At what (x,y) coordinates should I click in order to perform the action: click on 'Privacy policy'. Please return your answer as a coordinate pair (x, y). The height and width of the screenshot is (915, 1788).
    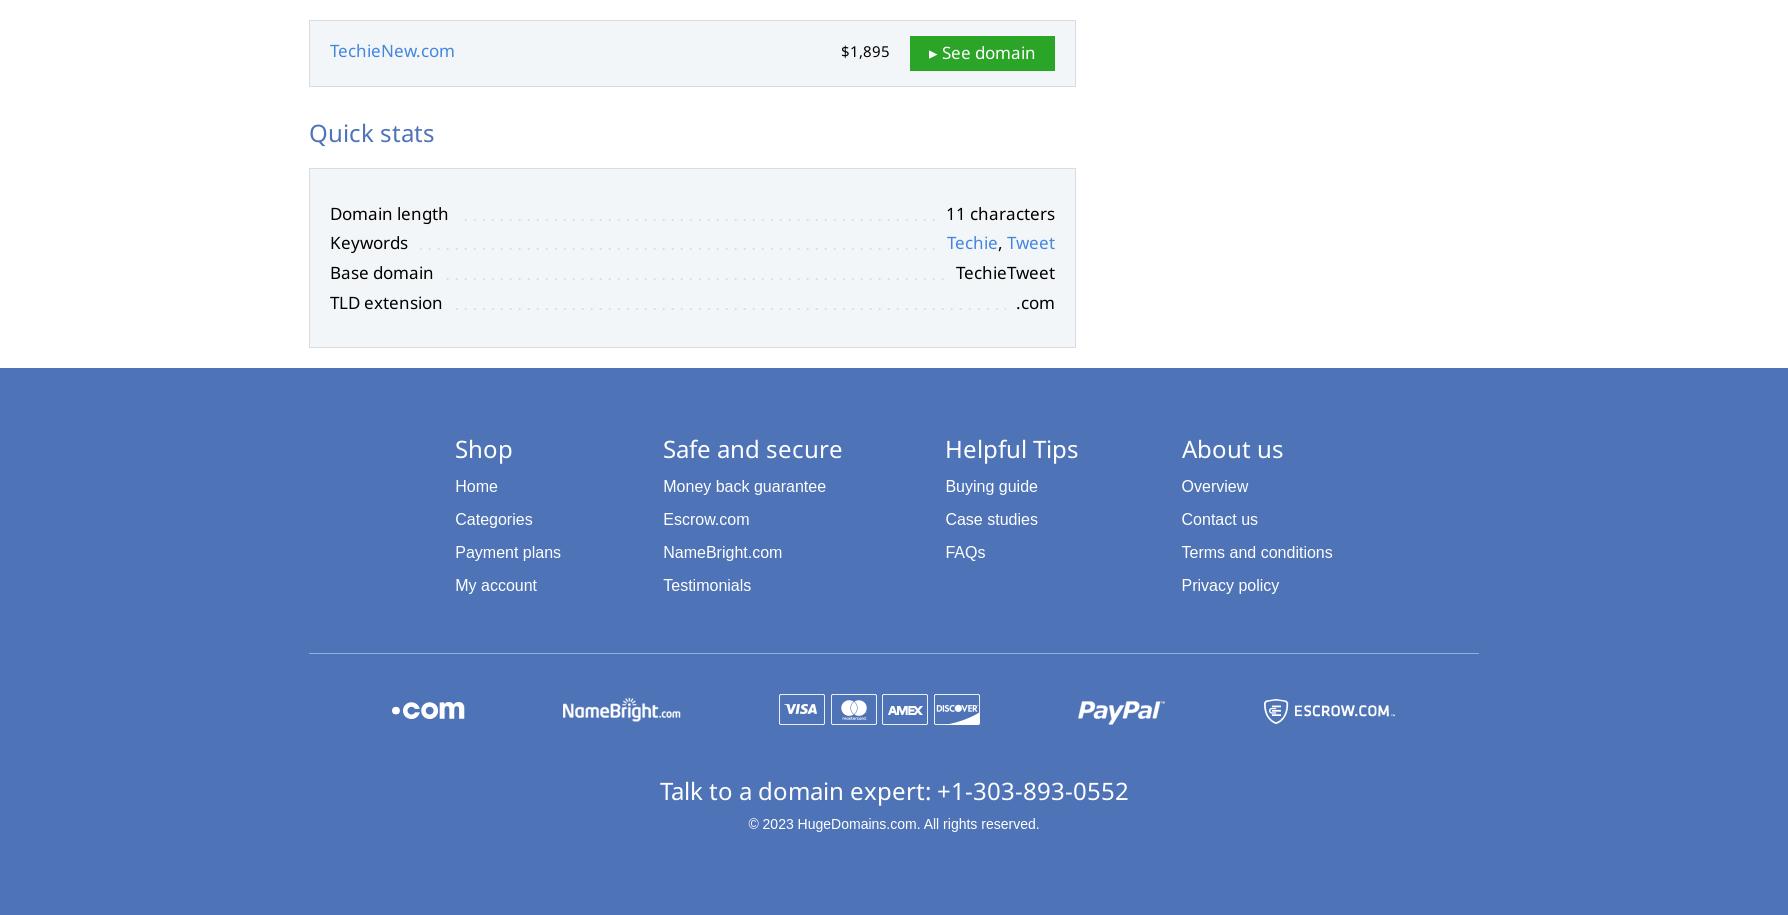
    Looking at the image, I should click on (1228, 583).